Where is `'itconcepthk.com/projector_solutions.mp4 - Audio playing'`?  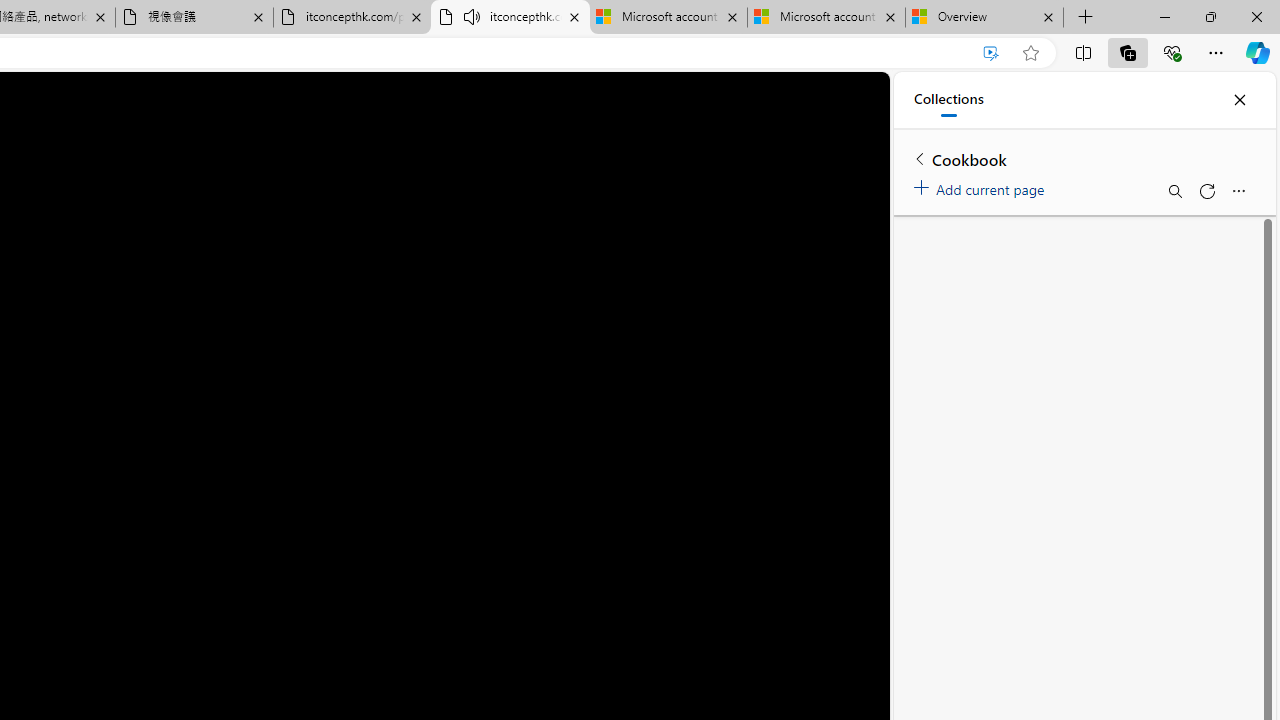 'itconcepthk.com/projector_solutions.mp4 - Audio playing' is located at coordinates (510, 17).